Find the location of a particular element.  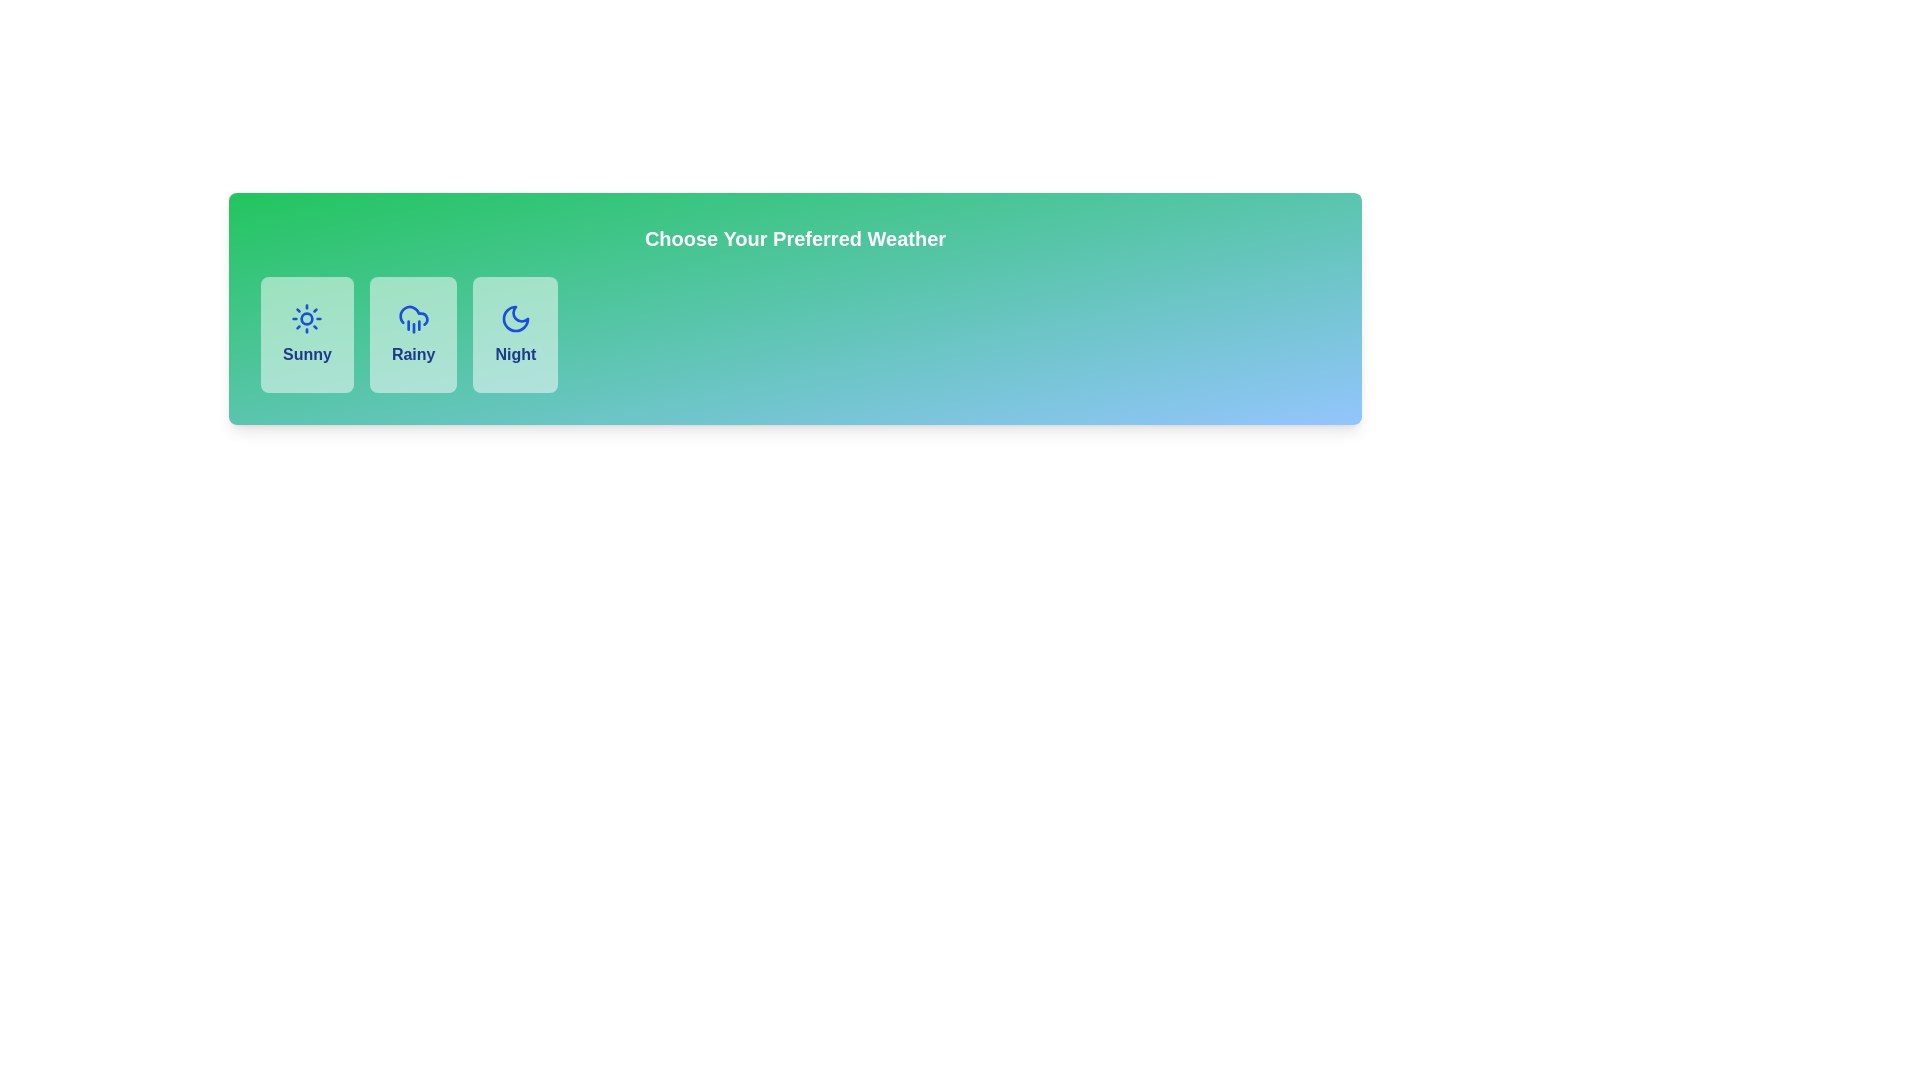

the 'Night' button in the weather selection interface is located at coordinates (515, 334).